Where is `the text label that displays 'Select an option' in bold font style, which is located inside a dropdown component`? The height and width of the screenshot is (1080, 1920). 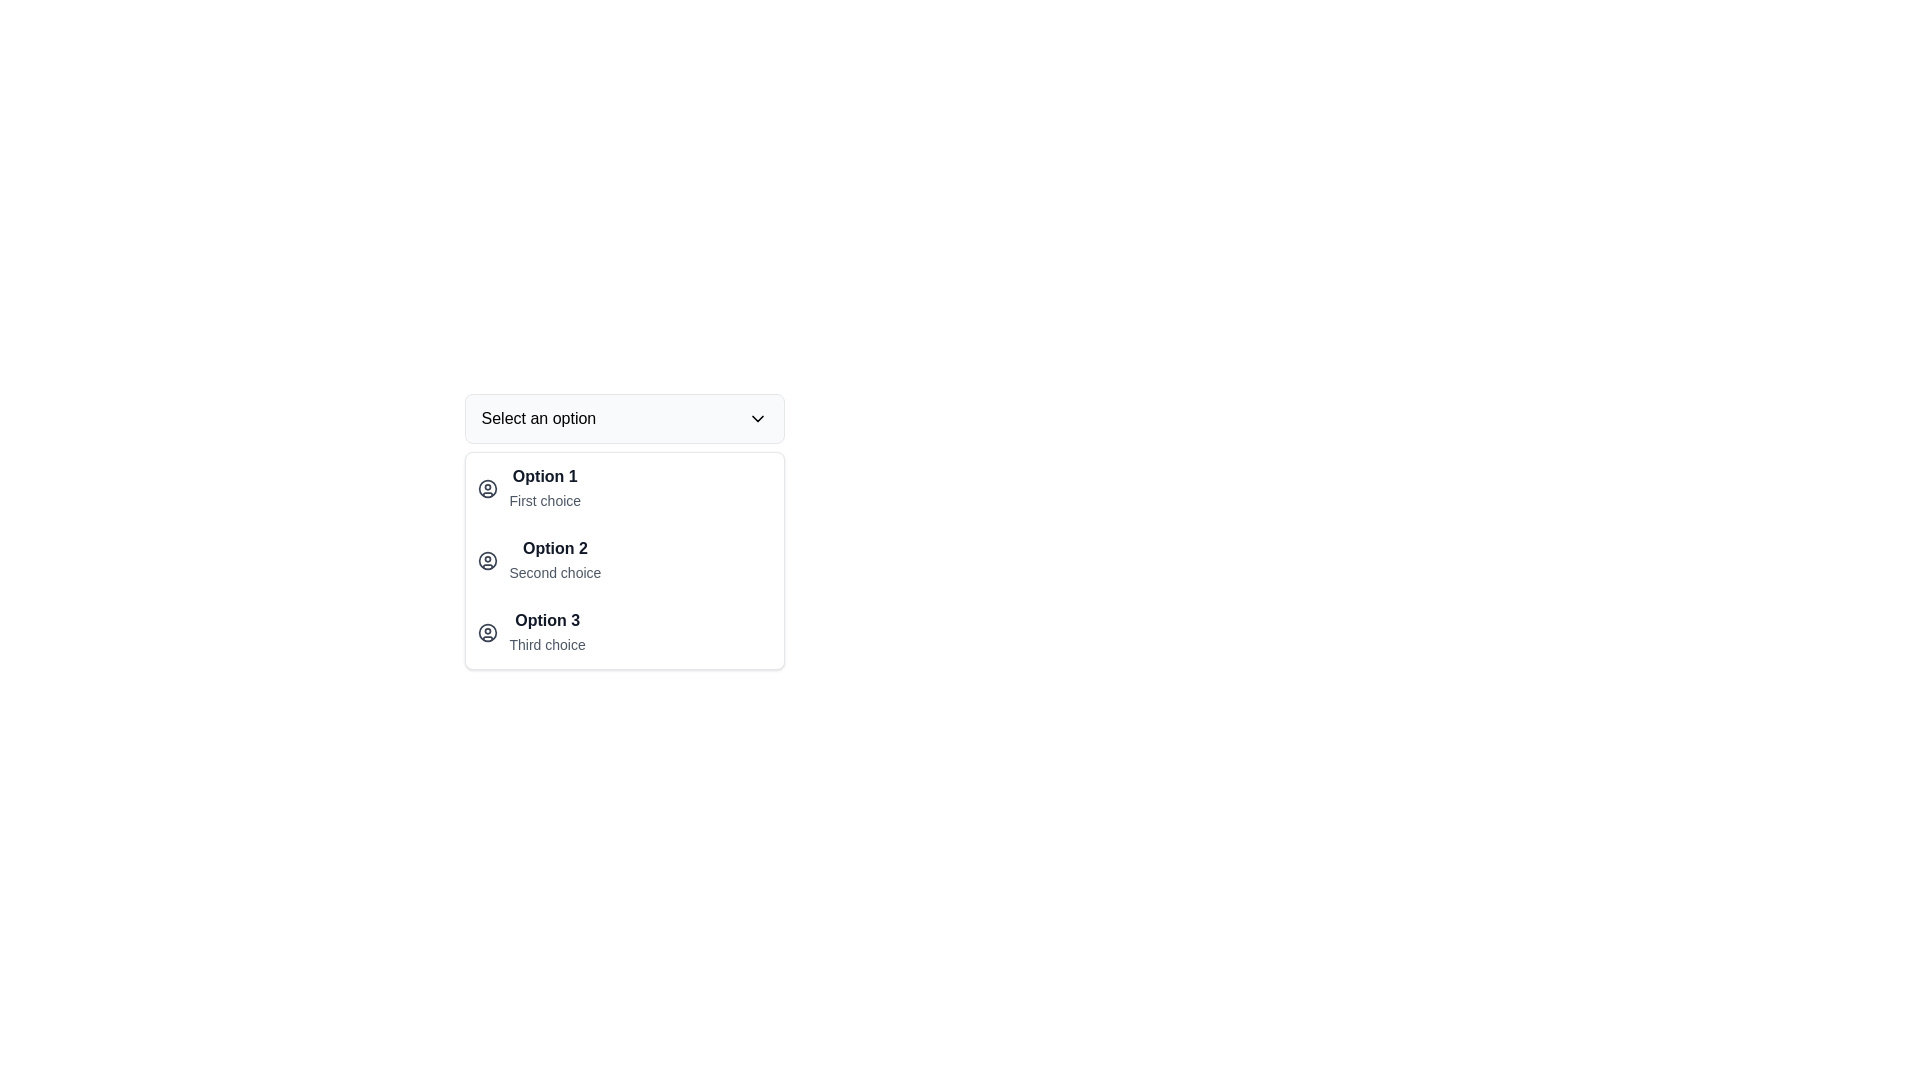 the text label that displays 'Select an option' in bold font style, which is located inside a dropdown component is located at coordinates (538, 418).